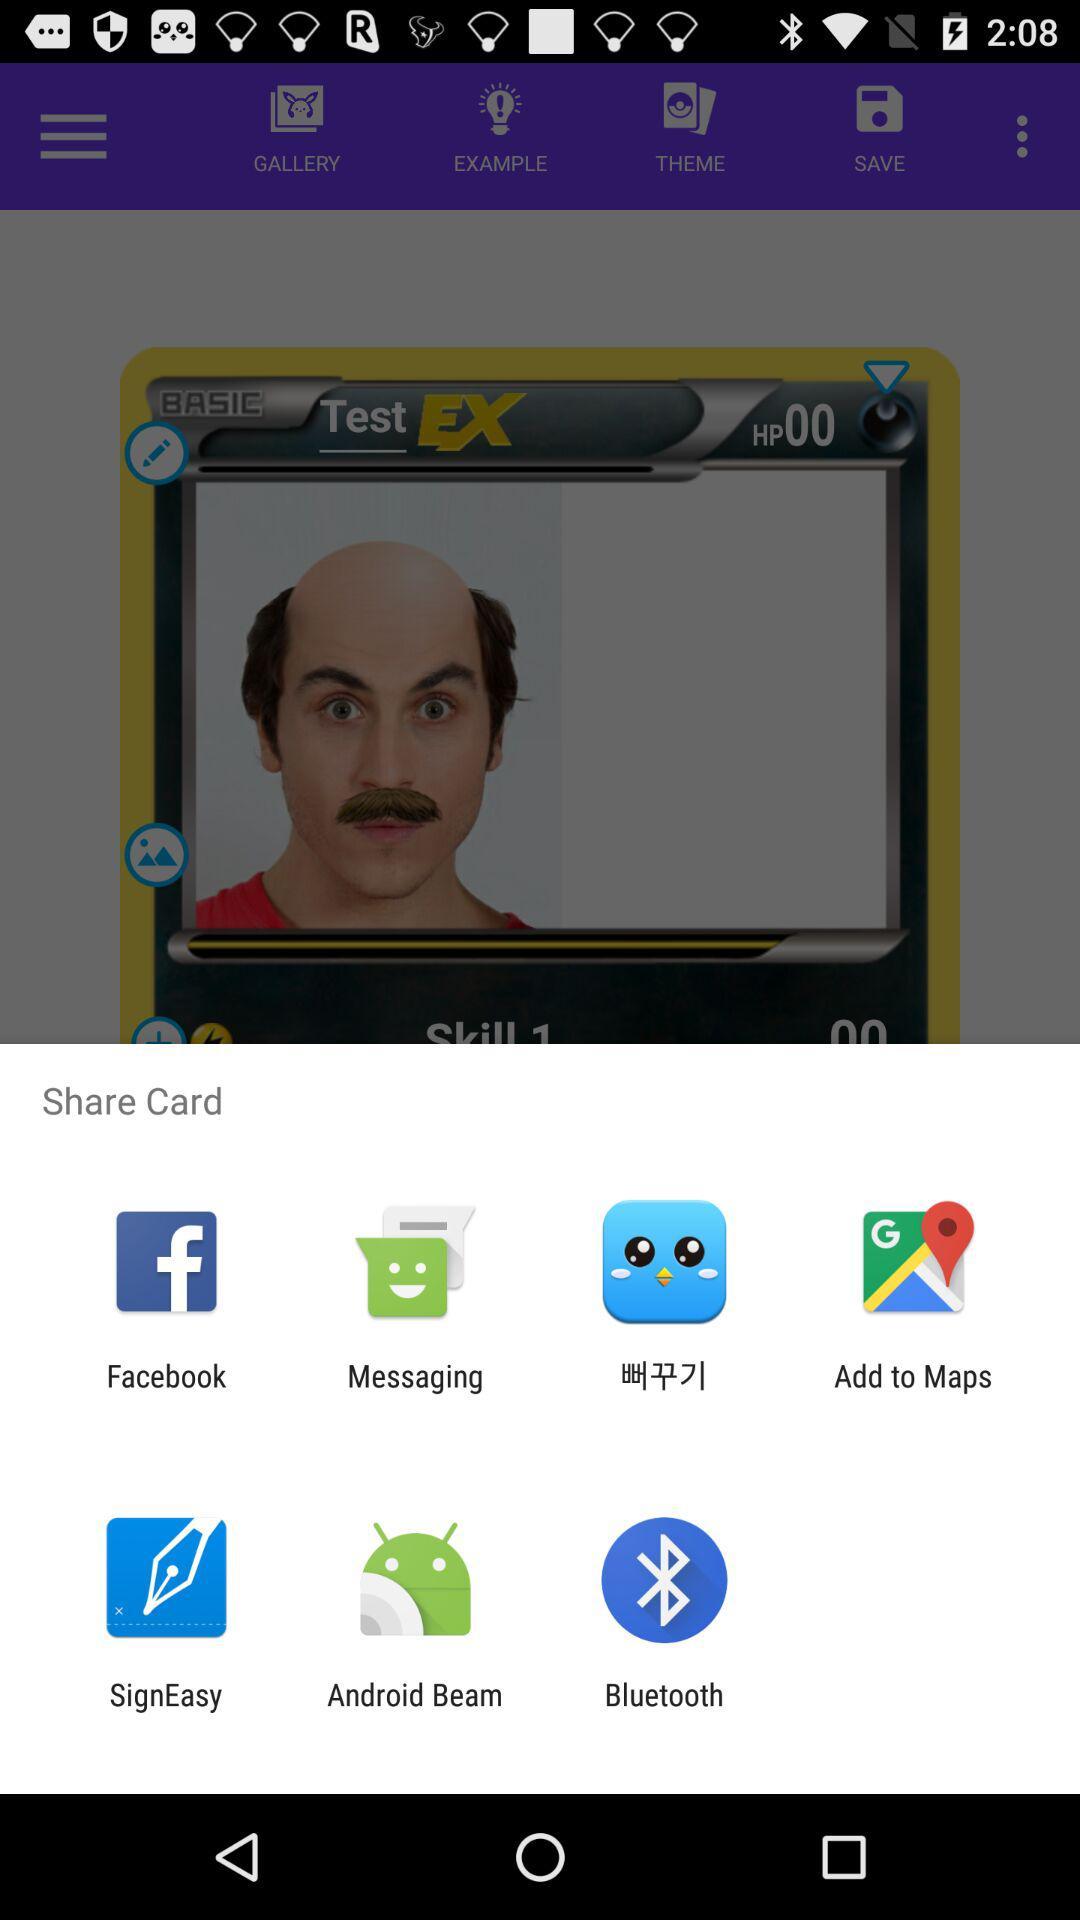 Image resolution: width=1080 pixels, height=1920 pixels. What do you see at coordinates (165, 1392) in the screenshot?
I see `the icon to the left of the messaging icon` at bounding box center [165, 1392].